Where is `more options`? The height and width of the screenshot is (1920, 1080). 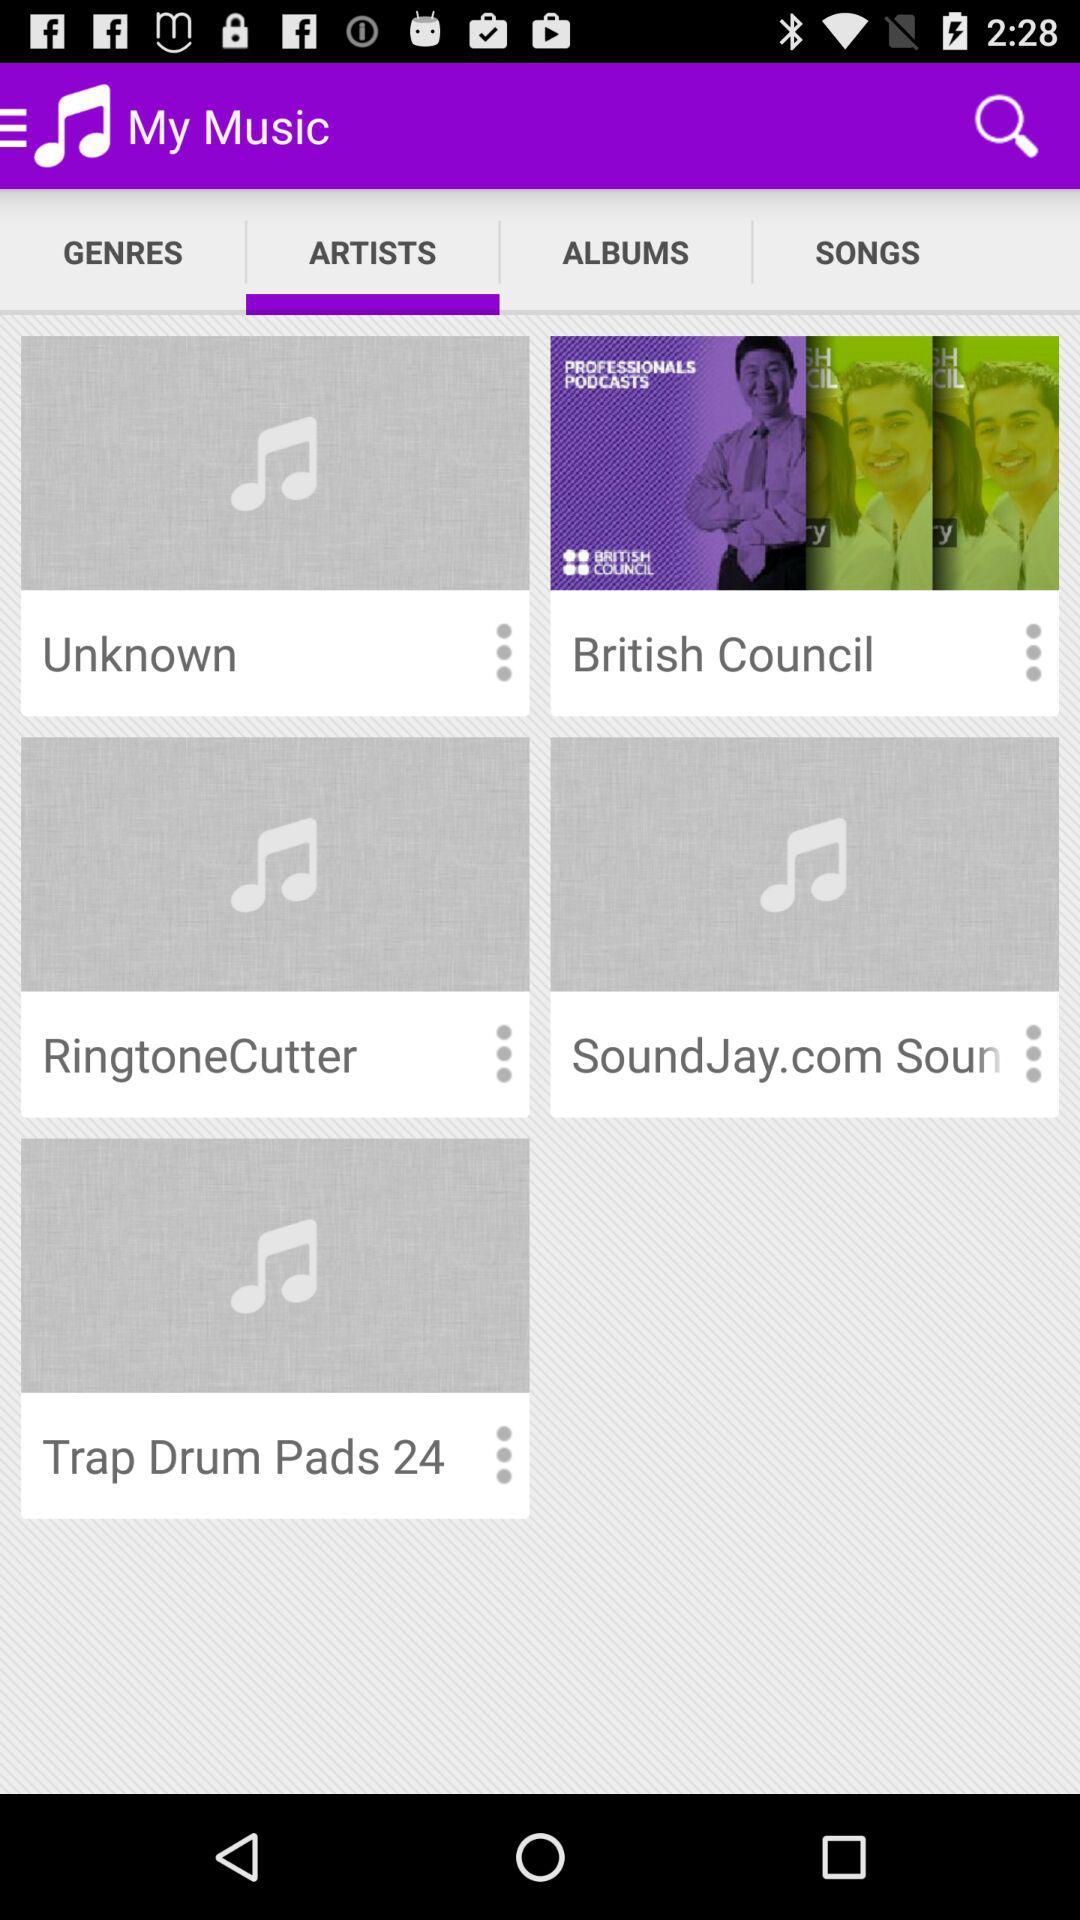 more options is located at coordinates (1032, 1053).